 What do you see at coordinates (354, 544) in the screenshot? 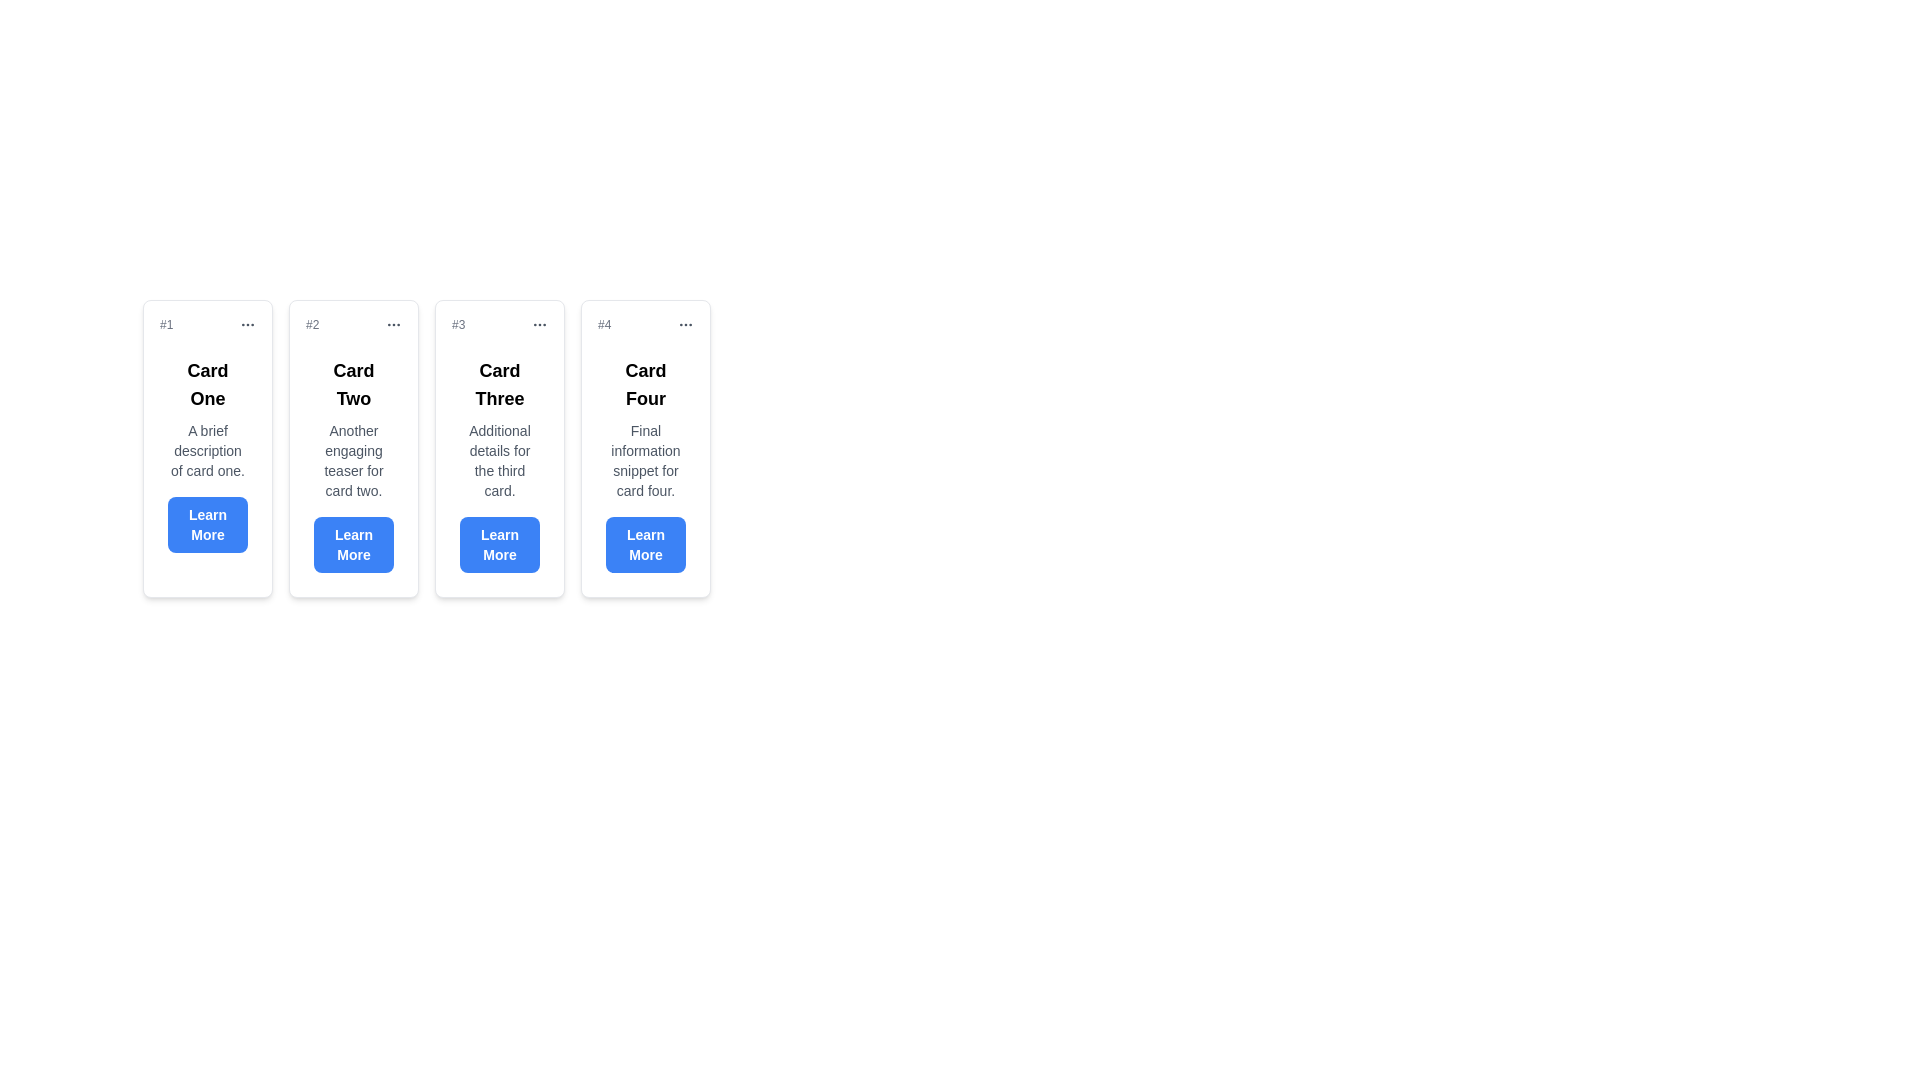
I see `the button with blue background and white text labeled 'Learn More' located at the bottom of 'Card Two'` at bounding box center [354, 544].